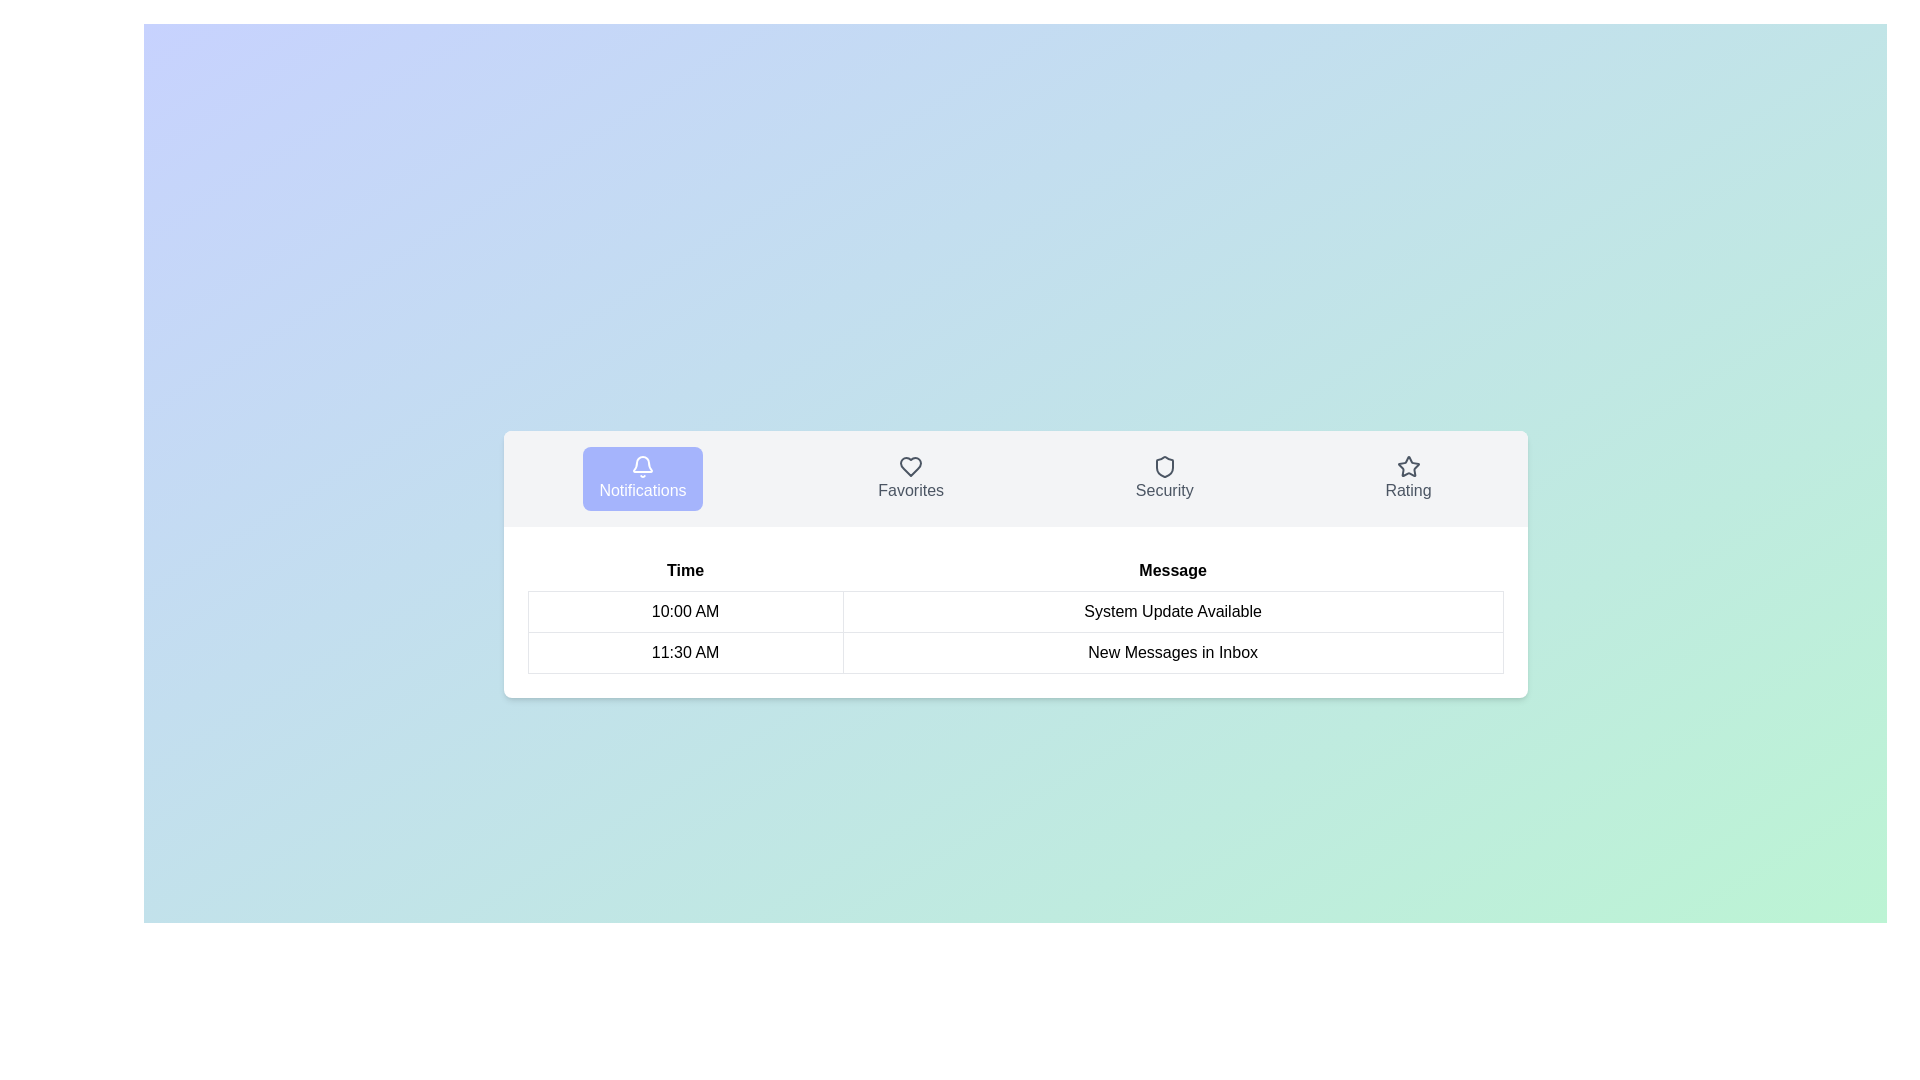 The height and width of the screenshot is (1080, 1920). Describe the element at coordinates (1015, 610) in the screenshot. I see `time '10:00 AM' and the message 'System Update Available' from the first row of the notifications table` at that location.